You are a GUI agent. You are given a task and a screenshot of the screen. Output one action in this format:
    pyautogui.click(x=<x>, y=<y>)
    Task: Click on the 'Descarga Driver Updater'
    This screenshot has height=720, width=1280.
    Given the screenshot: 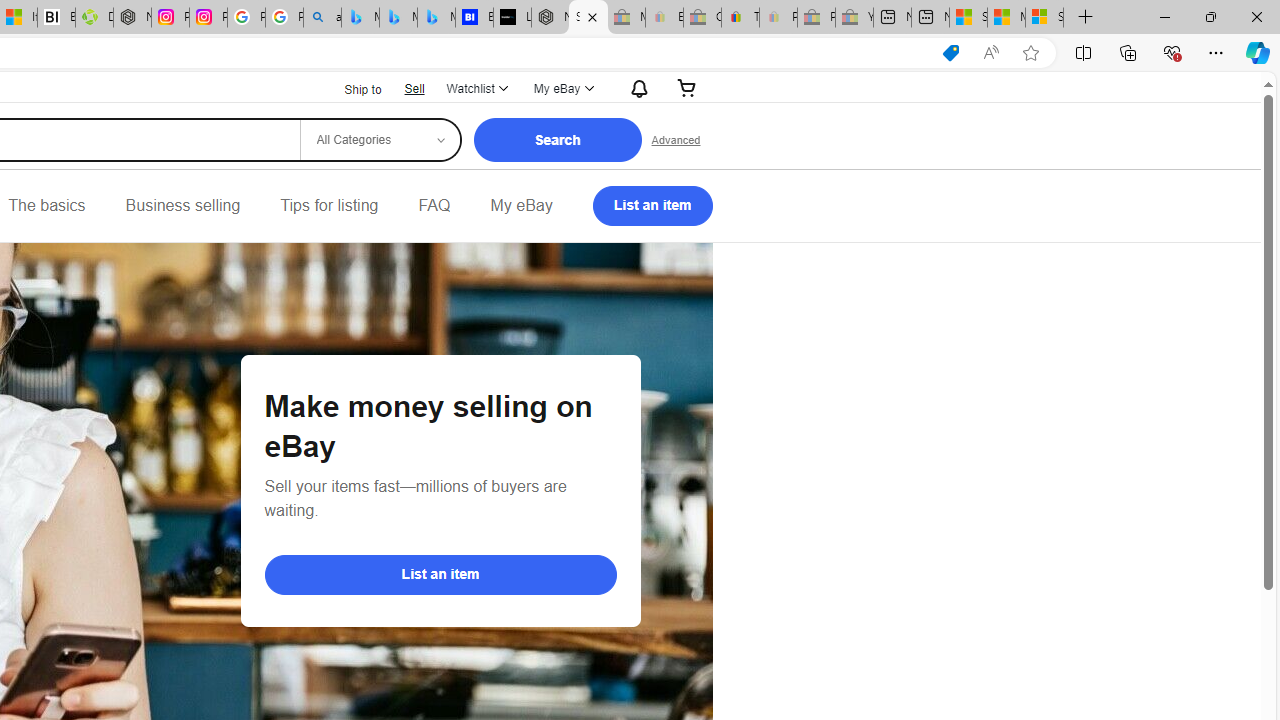 What is the action you would take?
    pyautogui.click(x=93, y=17)
    